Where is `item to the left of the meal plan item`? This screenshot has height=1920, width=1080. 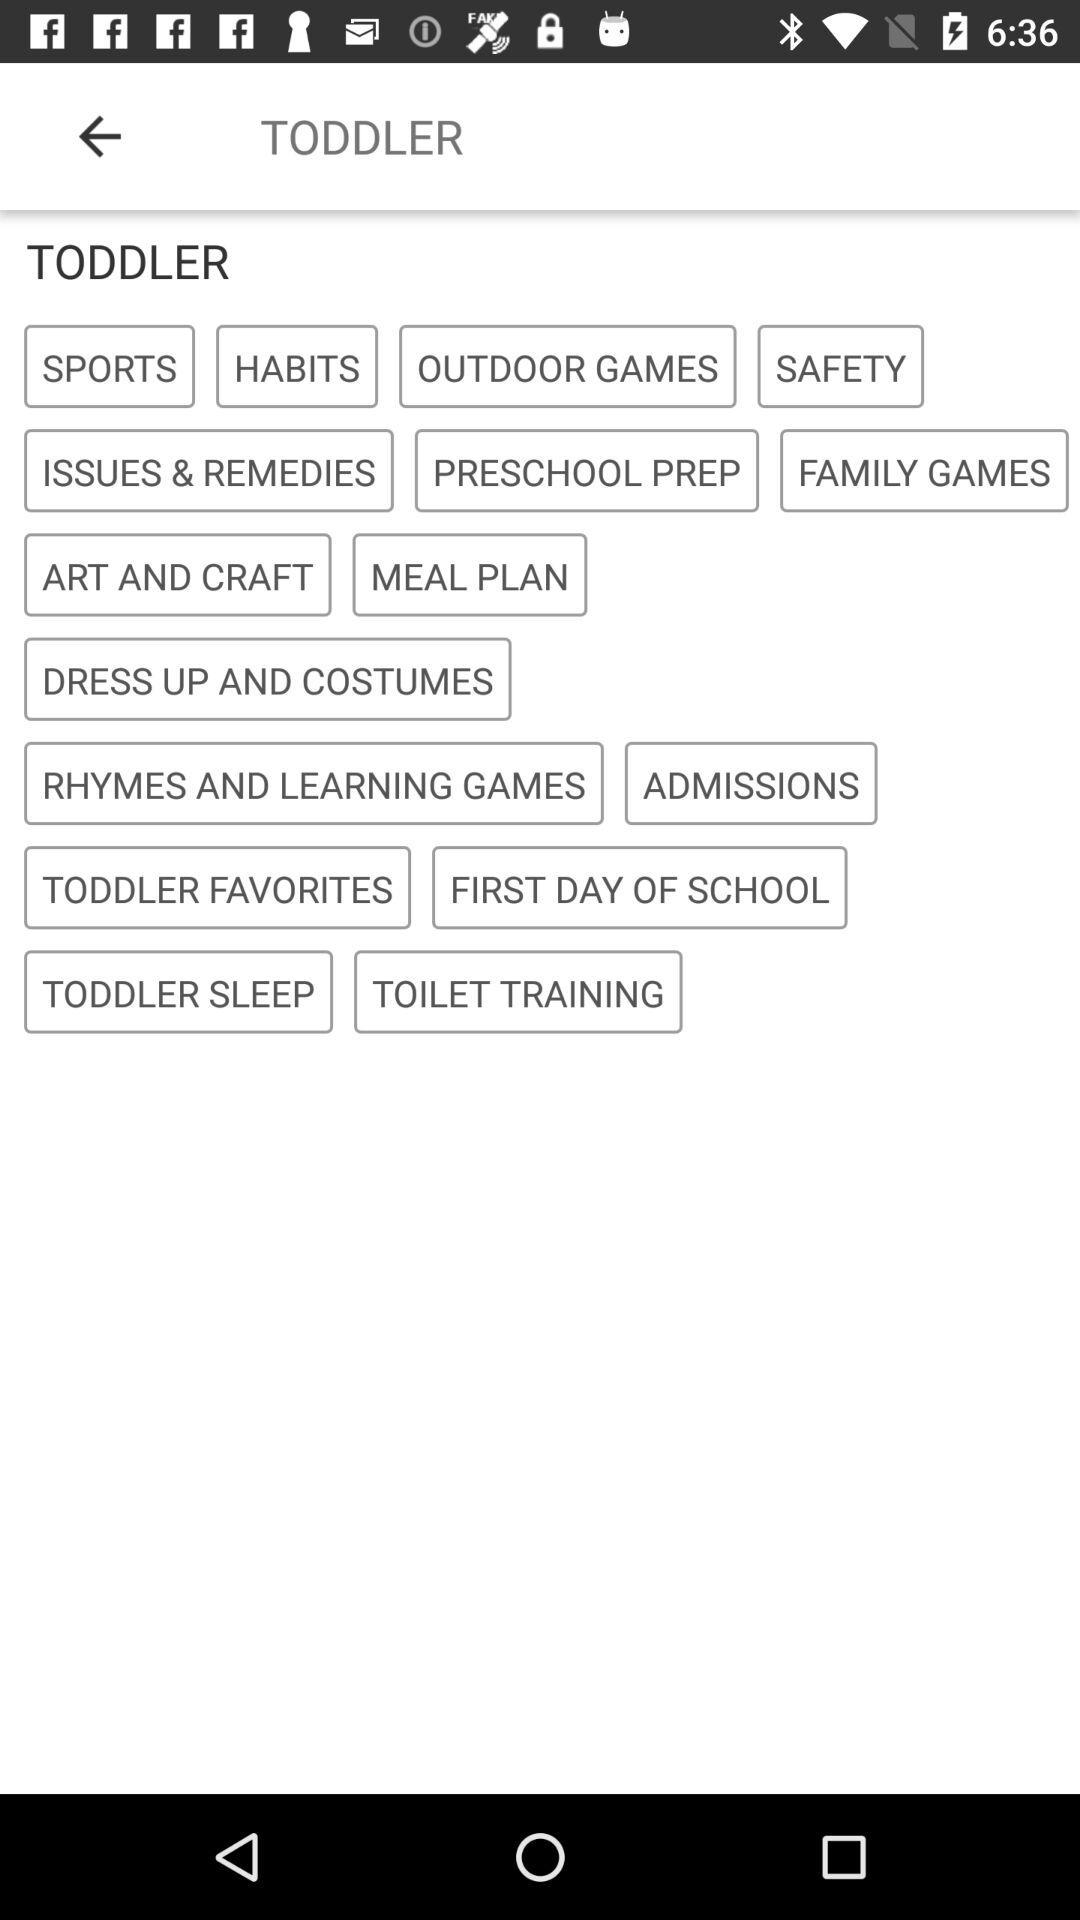 item to the left of the meal plan item is located at coordinates (176, 575).